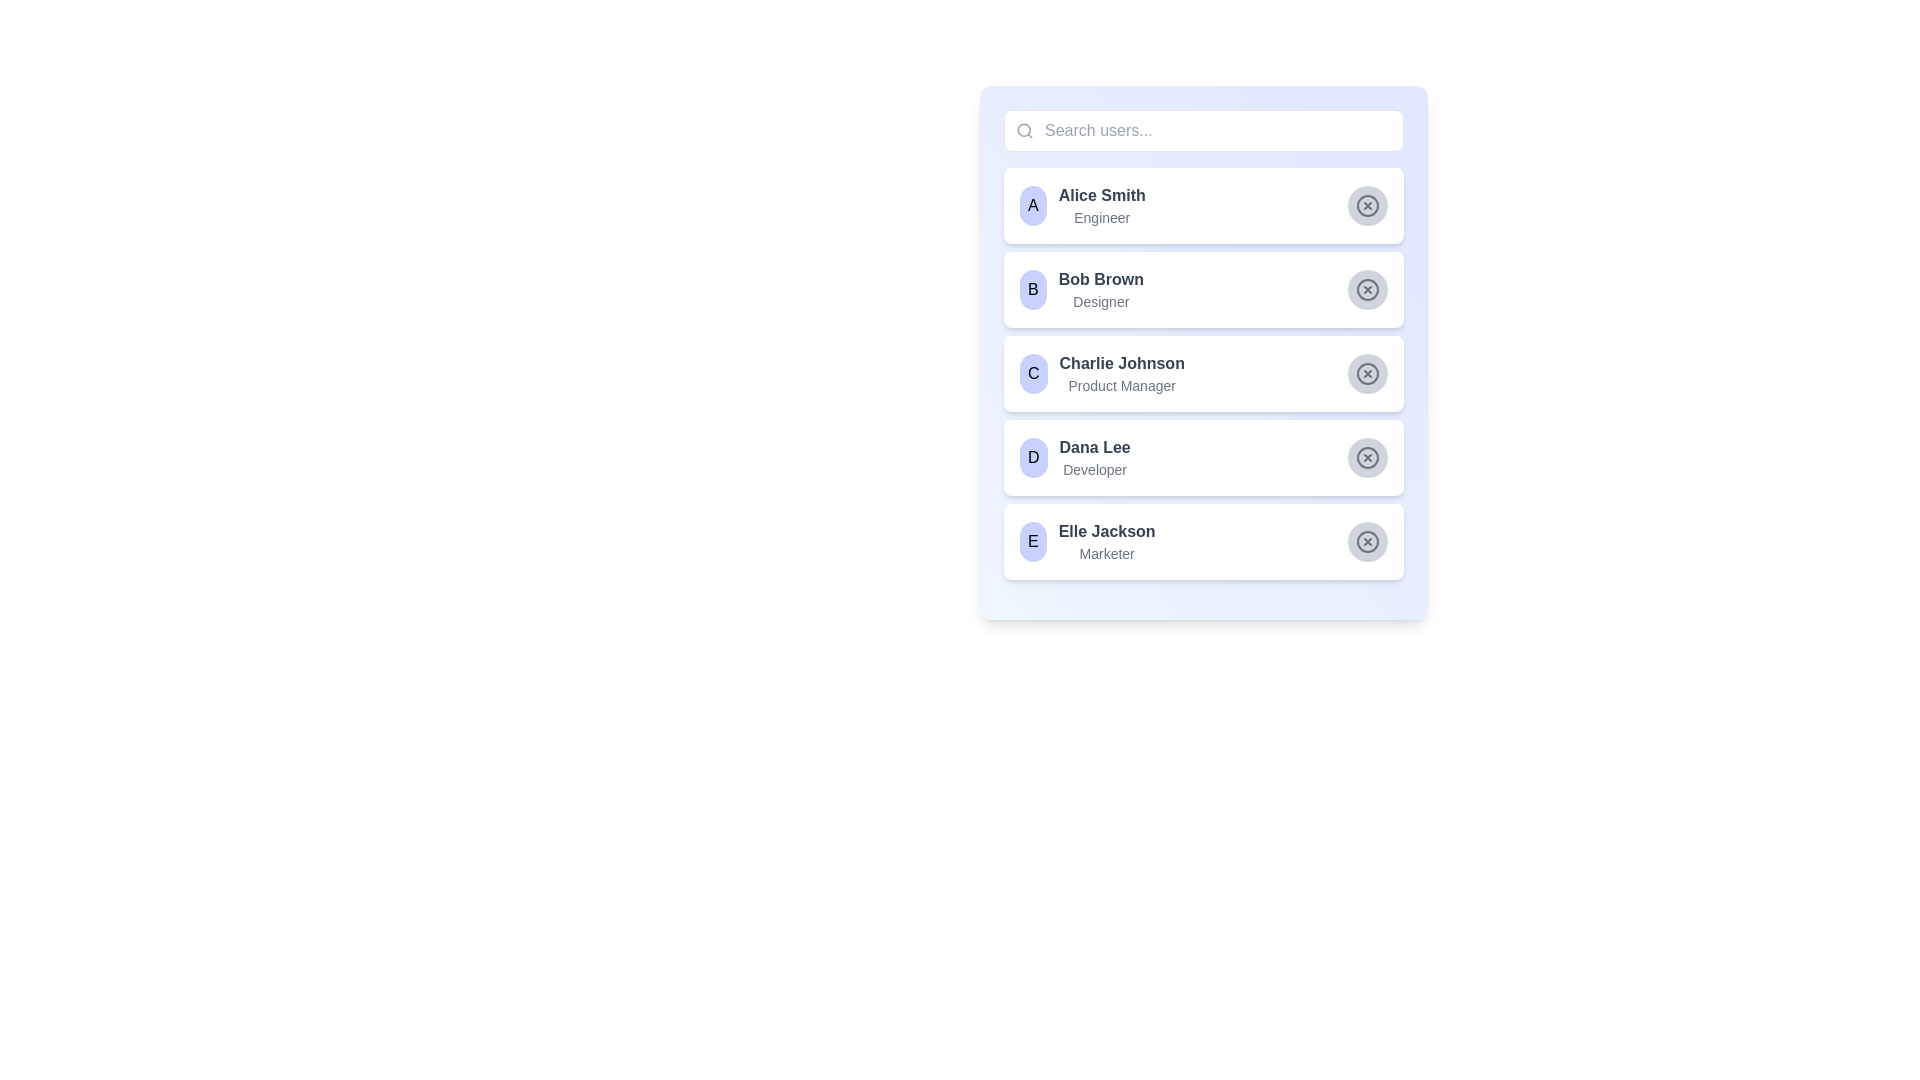 This screenshot has height=1080, width=1920. What do you see at coordinates (1074, 458) in the screenshot?
I see `the Profile item for 'Dana Lee', which features a circular icon with 'D' on a lavender background and the text 'Dana Lee, Developer'` at bounding box center [1074, 458].